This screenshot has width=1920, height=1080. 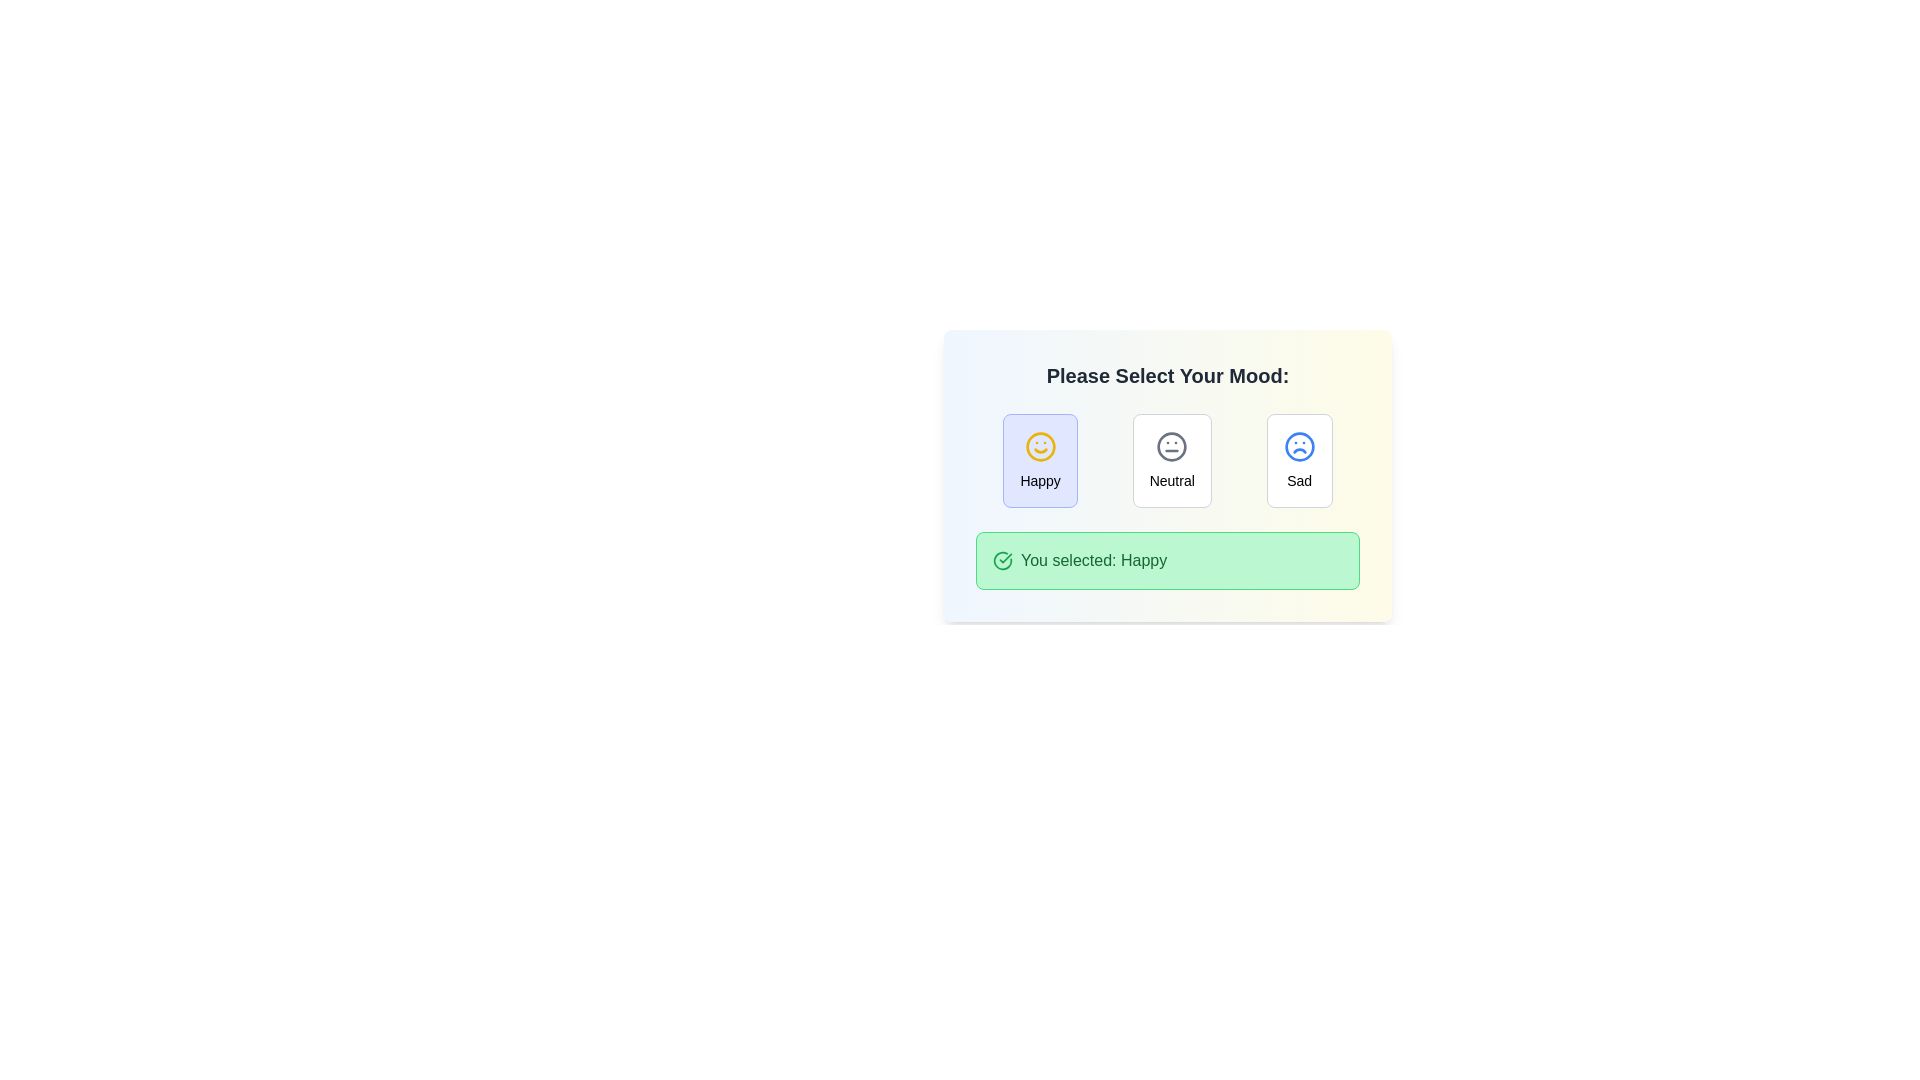 What do you see at coordinates (1003, 560) in the screenshot?
I see `the green circular check mark icon located within the green notification box beside the text 'You selected: Happy' to interact with its underlying functionality` at bounding box center [1003, 560].